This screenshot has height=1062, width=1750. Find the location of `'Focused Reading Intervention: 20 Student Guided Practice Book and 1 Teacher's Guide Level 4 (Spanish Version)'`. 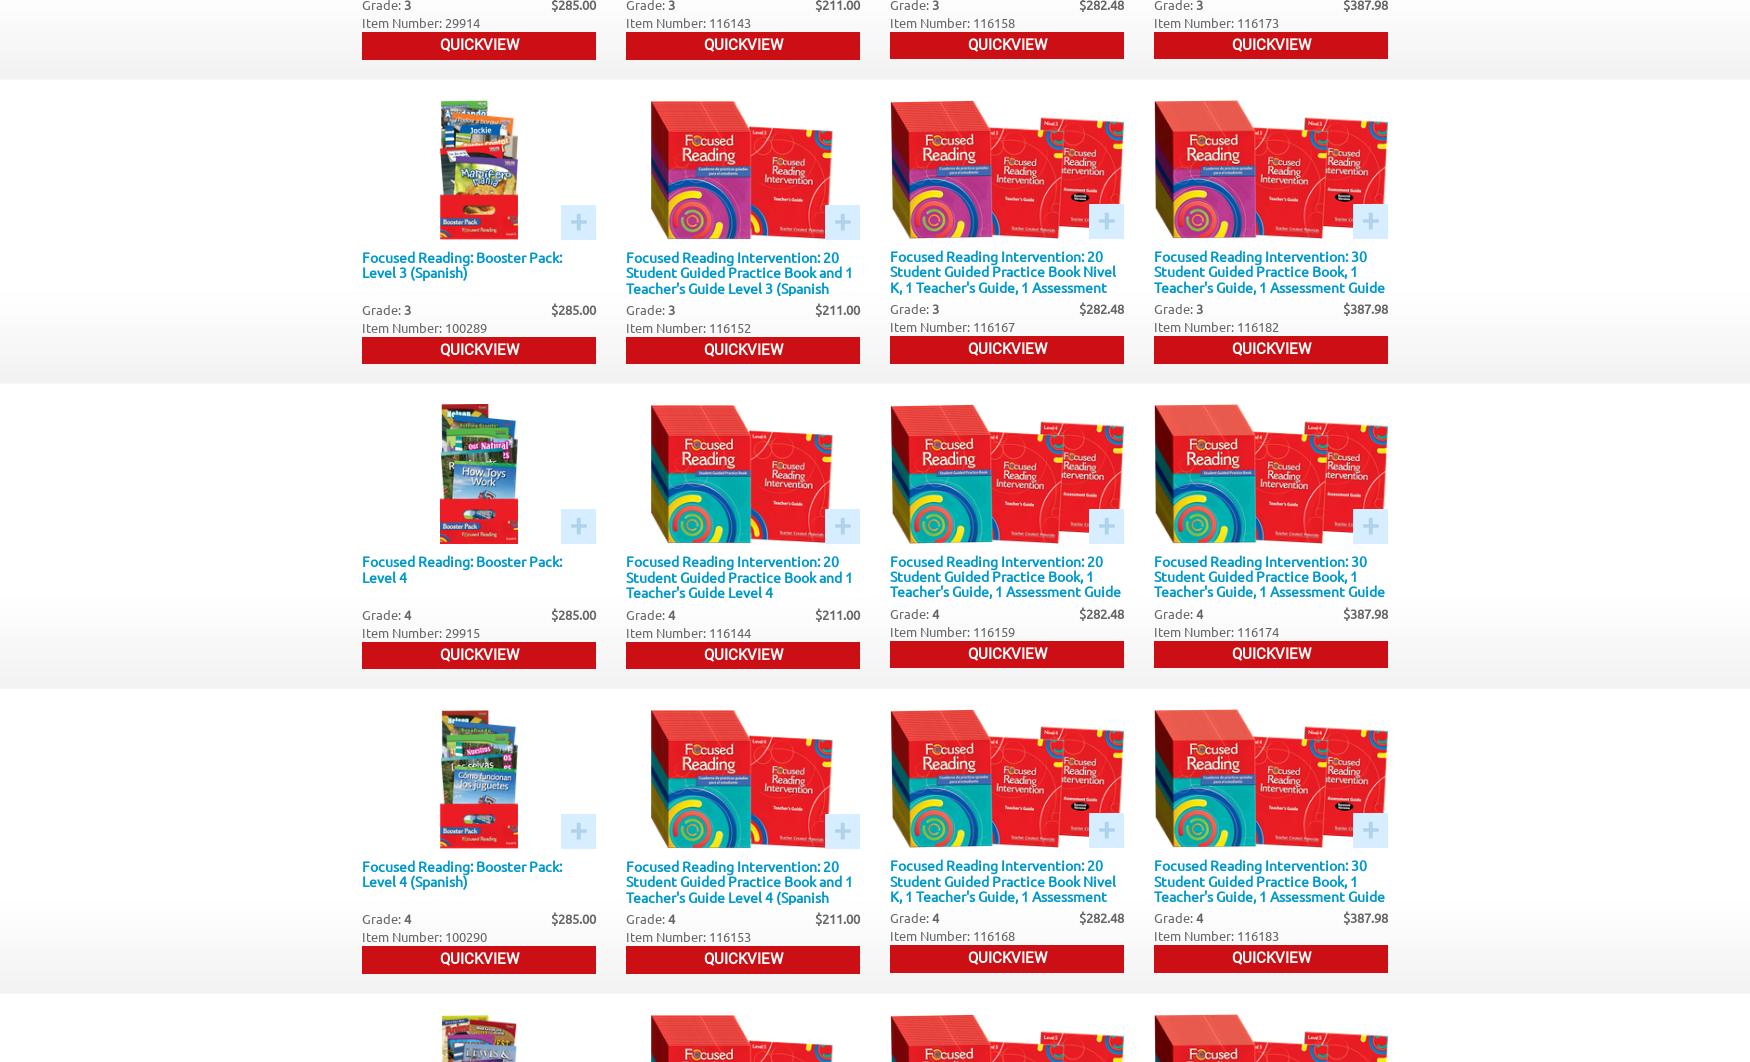

'Focused Reading Intervention: 20 Student Guided Practice Book and 1 Teacher's Guide Level 4 (Spanish Version)' is located at coordinates (739, 887).